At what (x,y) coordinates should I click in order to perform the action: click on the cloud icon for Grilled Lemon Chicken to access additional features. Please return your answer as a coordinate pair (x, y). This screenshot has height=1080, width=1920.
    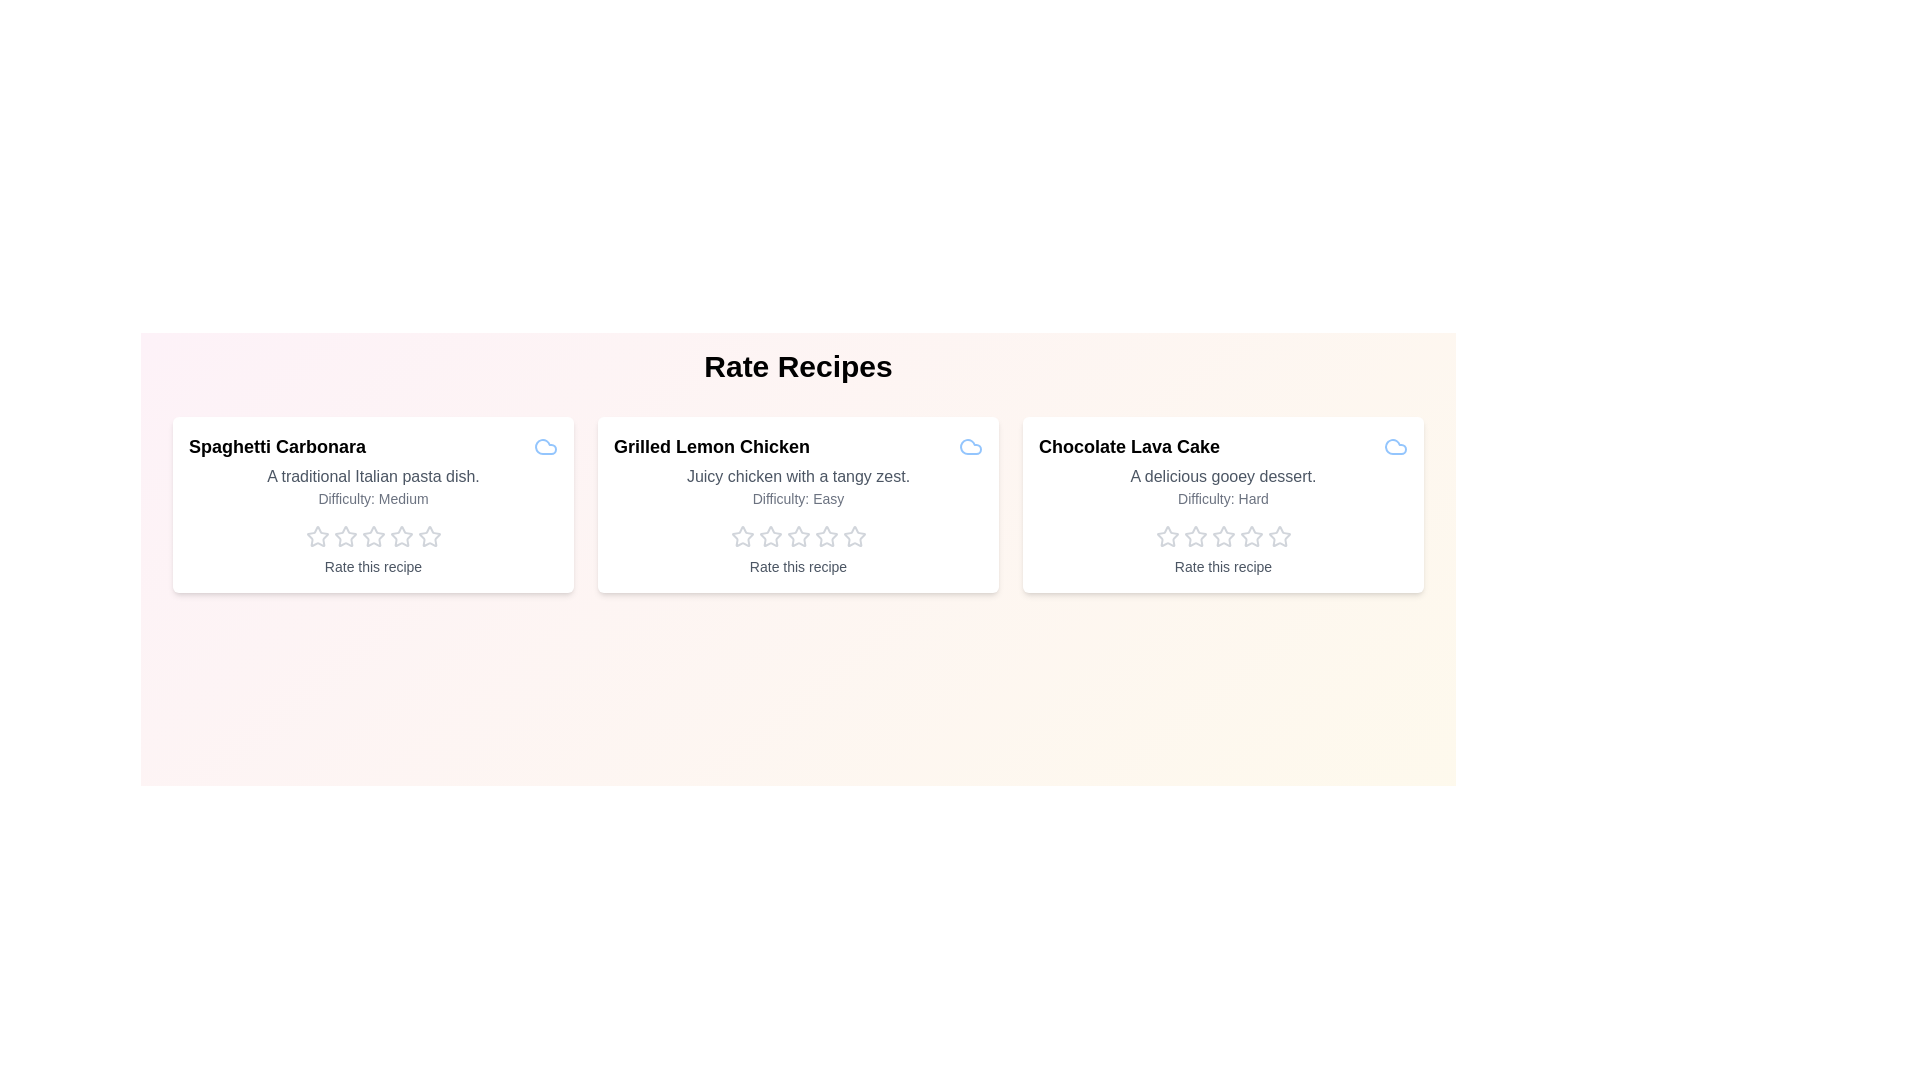
    Looking at the image, I should click on (970, 446).